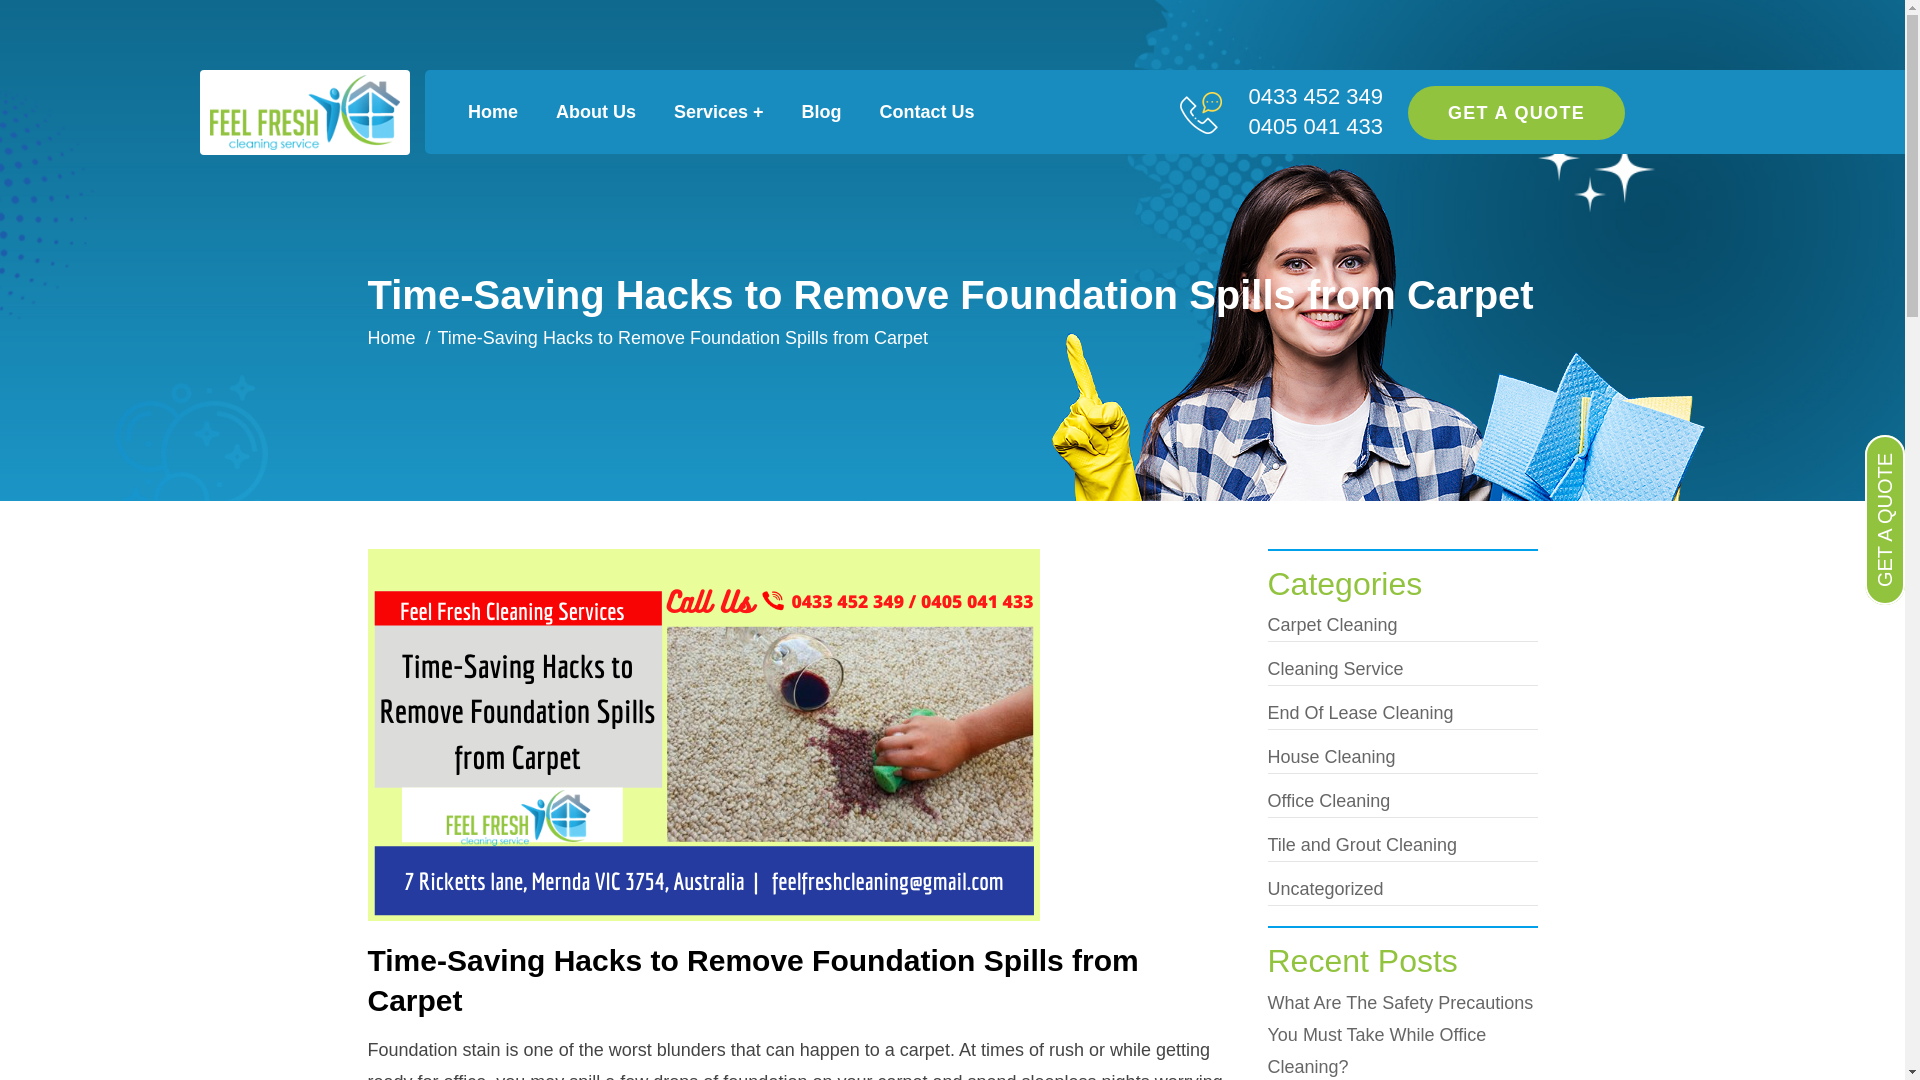  Describe the element at coordinates (673, 111) in the screenshot. I see `'Services +'` at that location.